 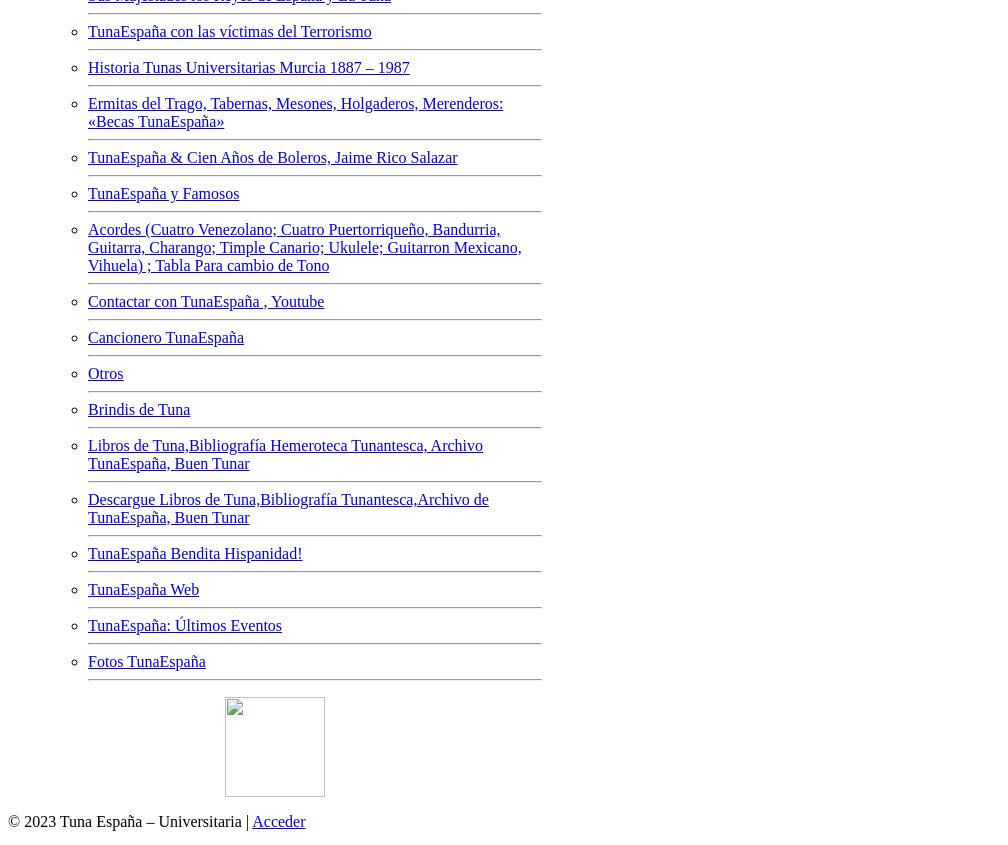 What do you see at coordinates (87, 371) in the screenshot?
I see `'Otros'` at bounding box center [87, 371].